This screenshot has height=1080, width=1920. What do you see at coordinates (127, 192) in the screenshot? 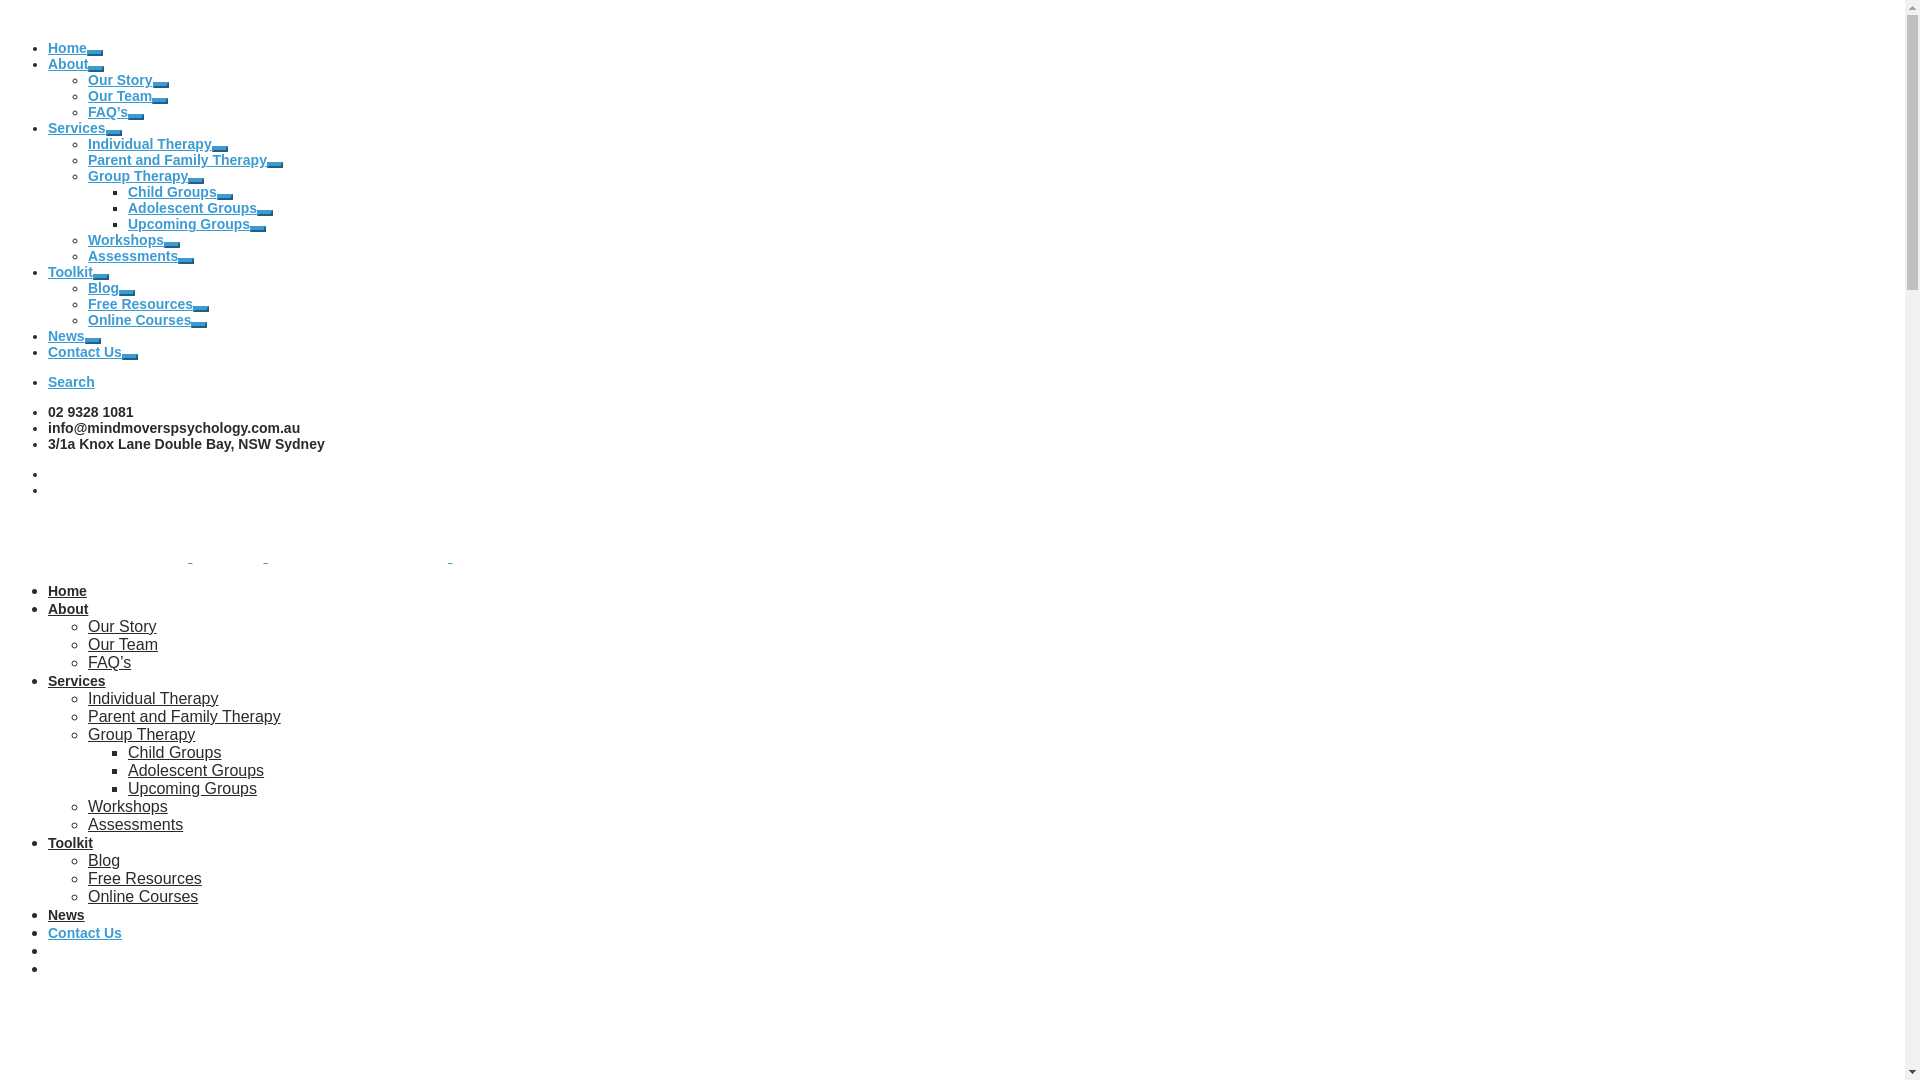
I see `'Child Groups'` at bounding box center [127, 192].